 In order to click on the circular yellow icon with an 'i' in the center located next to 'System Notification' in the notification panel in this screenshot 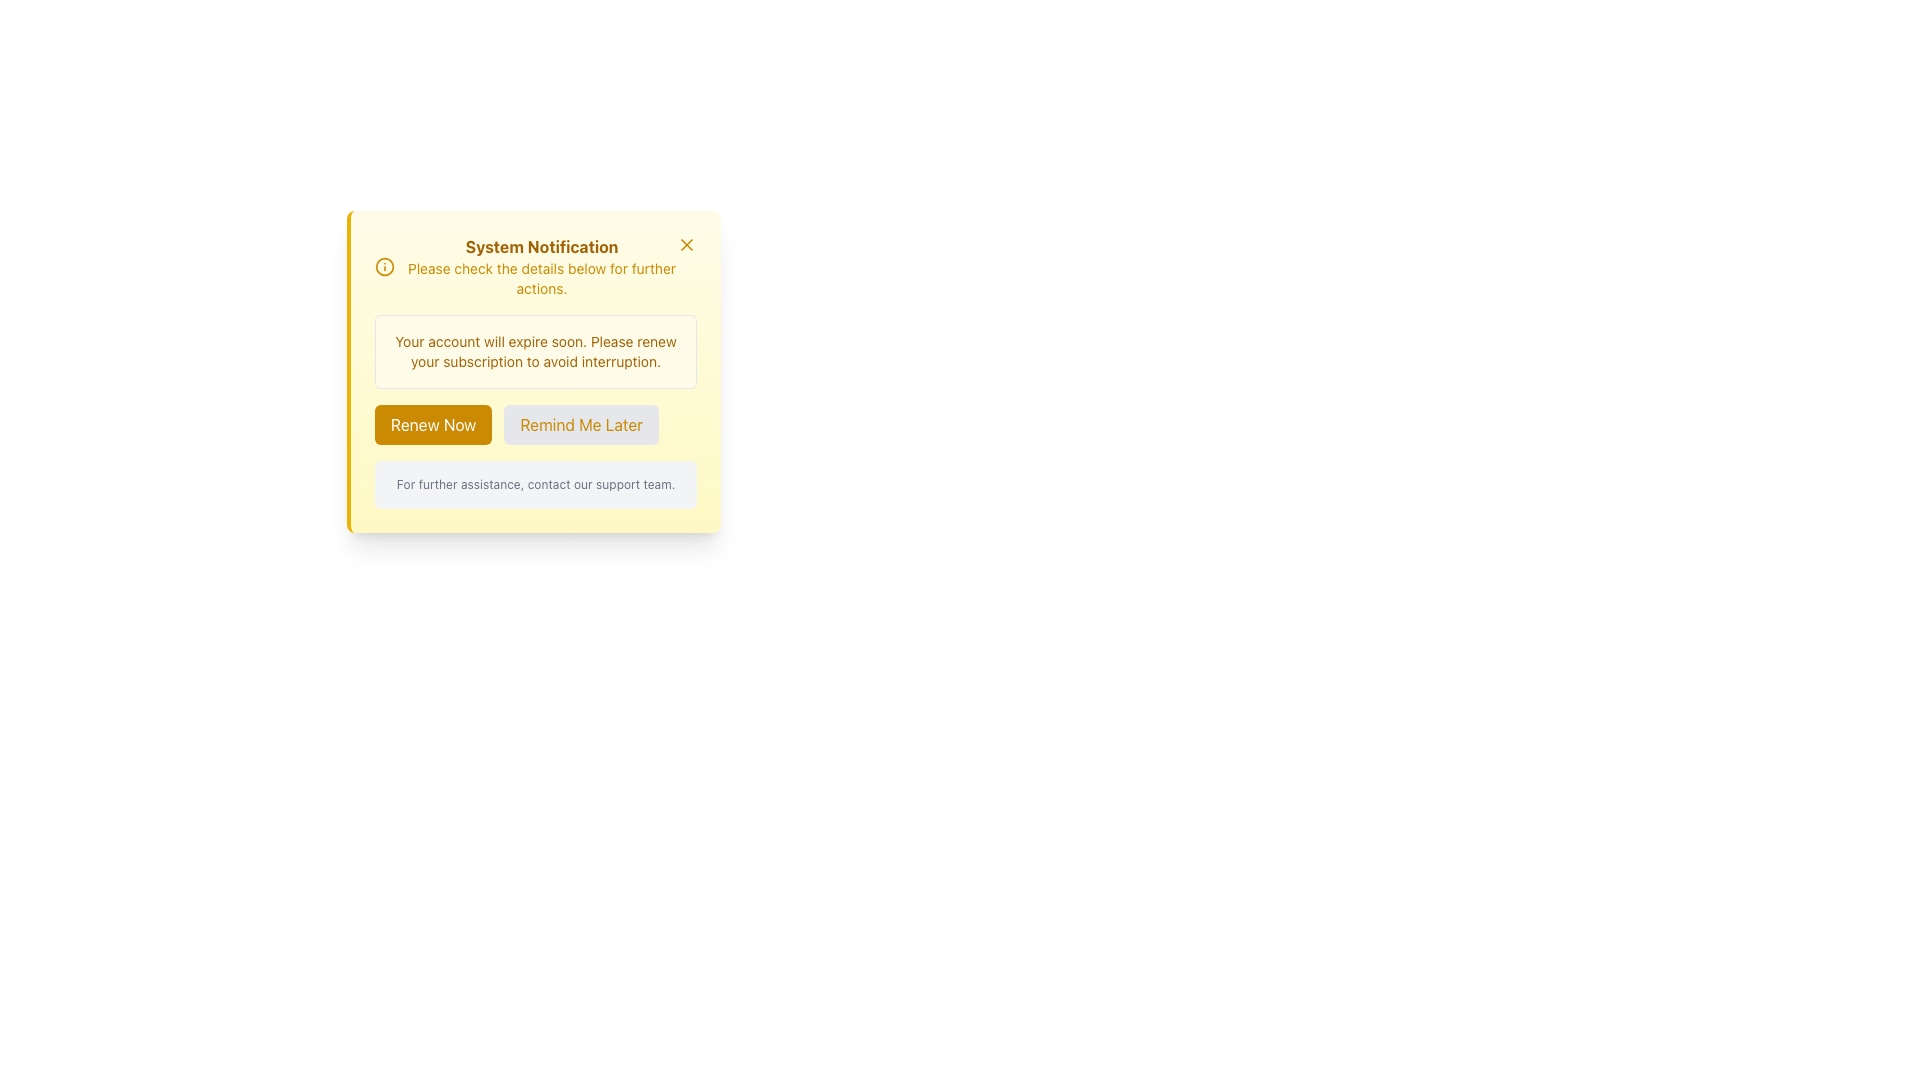, I will do `click(384, 265)`.